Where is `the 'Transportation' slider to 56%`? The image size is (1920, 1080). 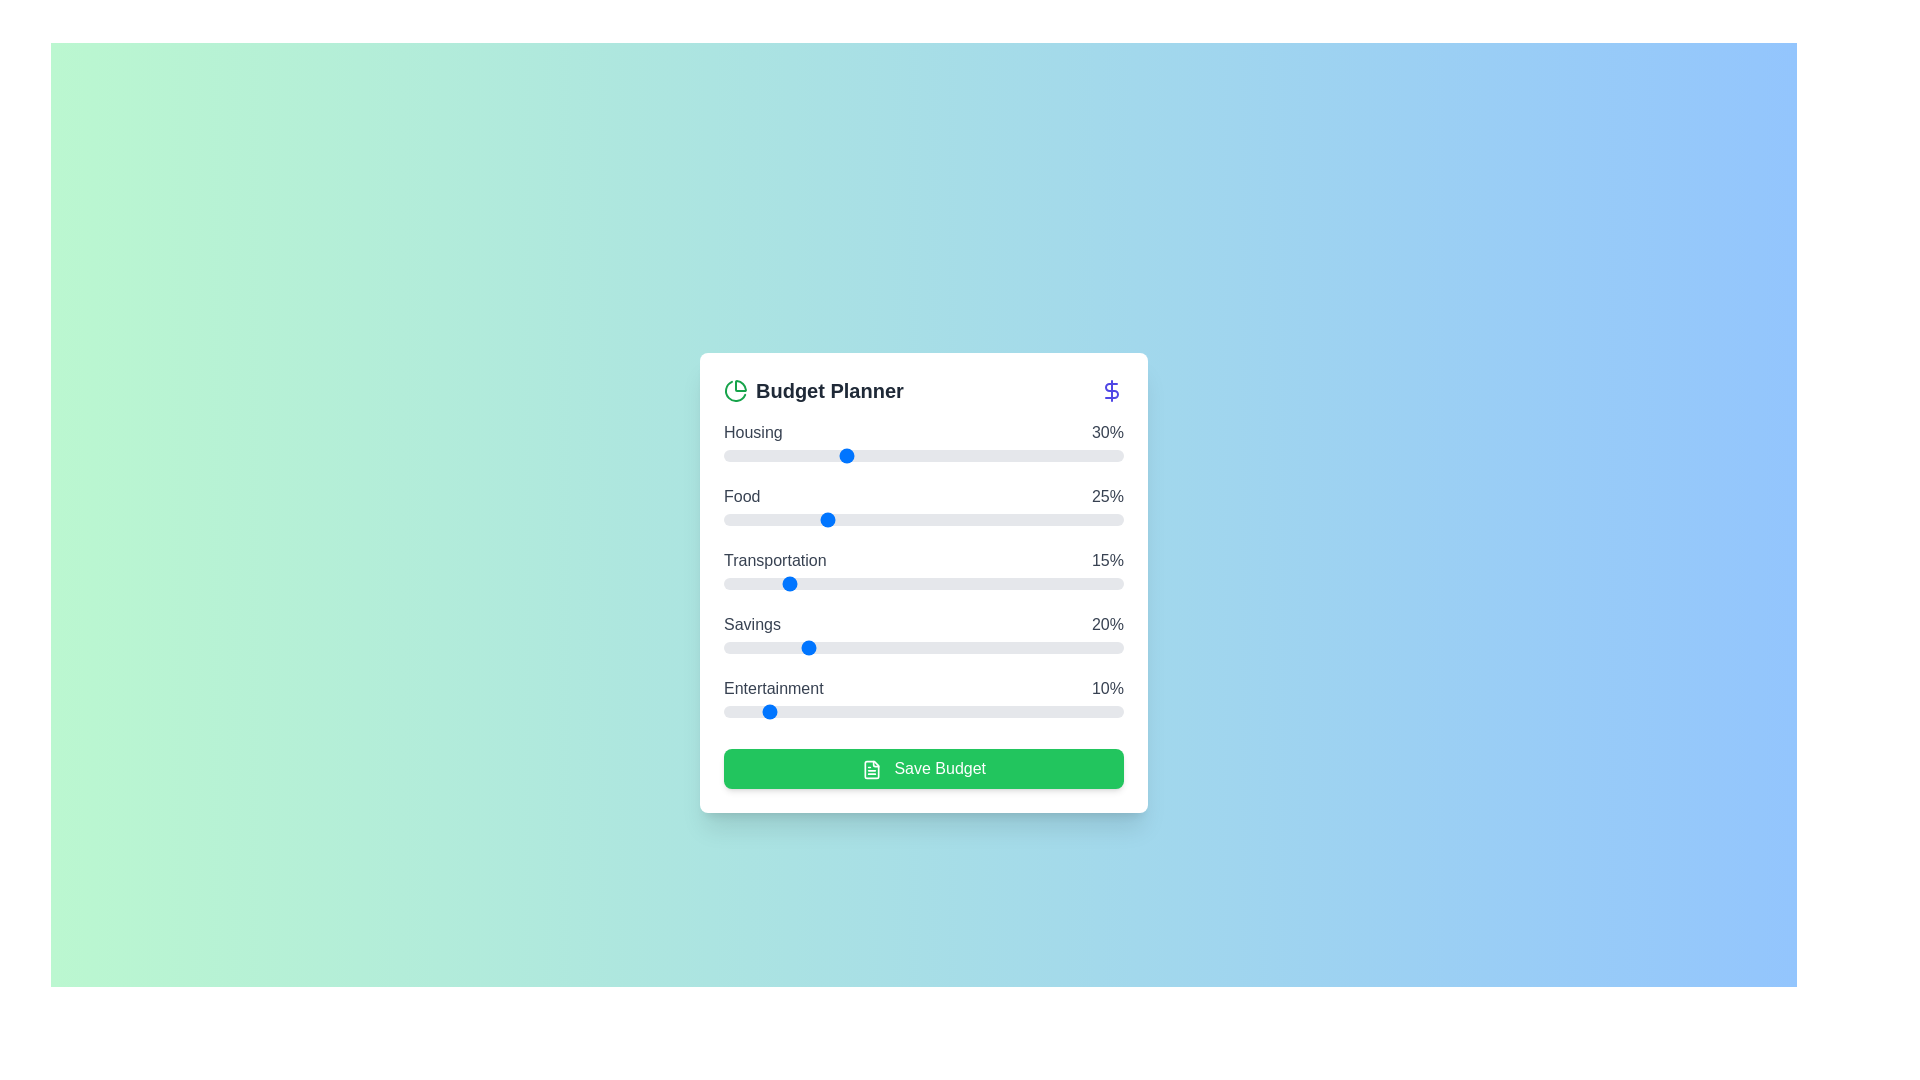 the 'Transportation' slider to 56% is located at coordinates (947, 583).